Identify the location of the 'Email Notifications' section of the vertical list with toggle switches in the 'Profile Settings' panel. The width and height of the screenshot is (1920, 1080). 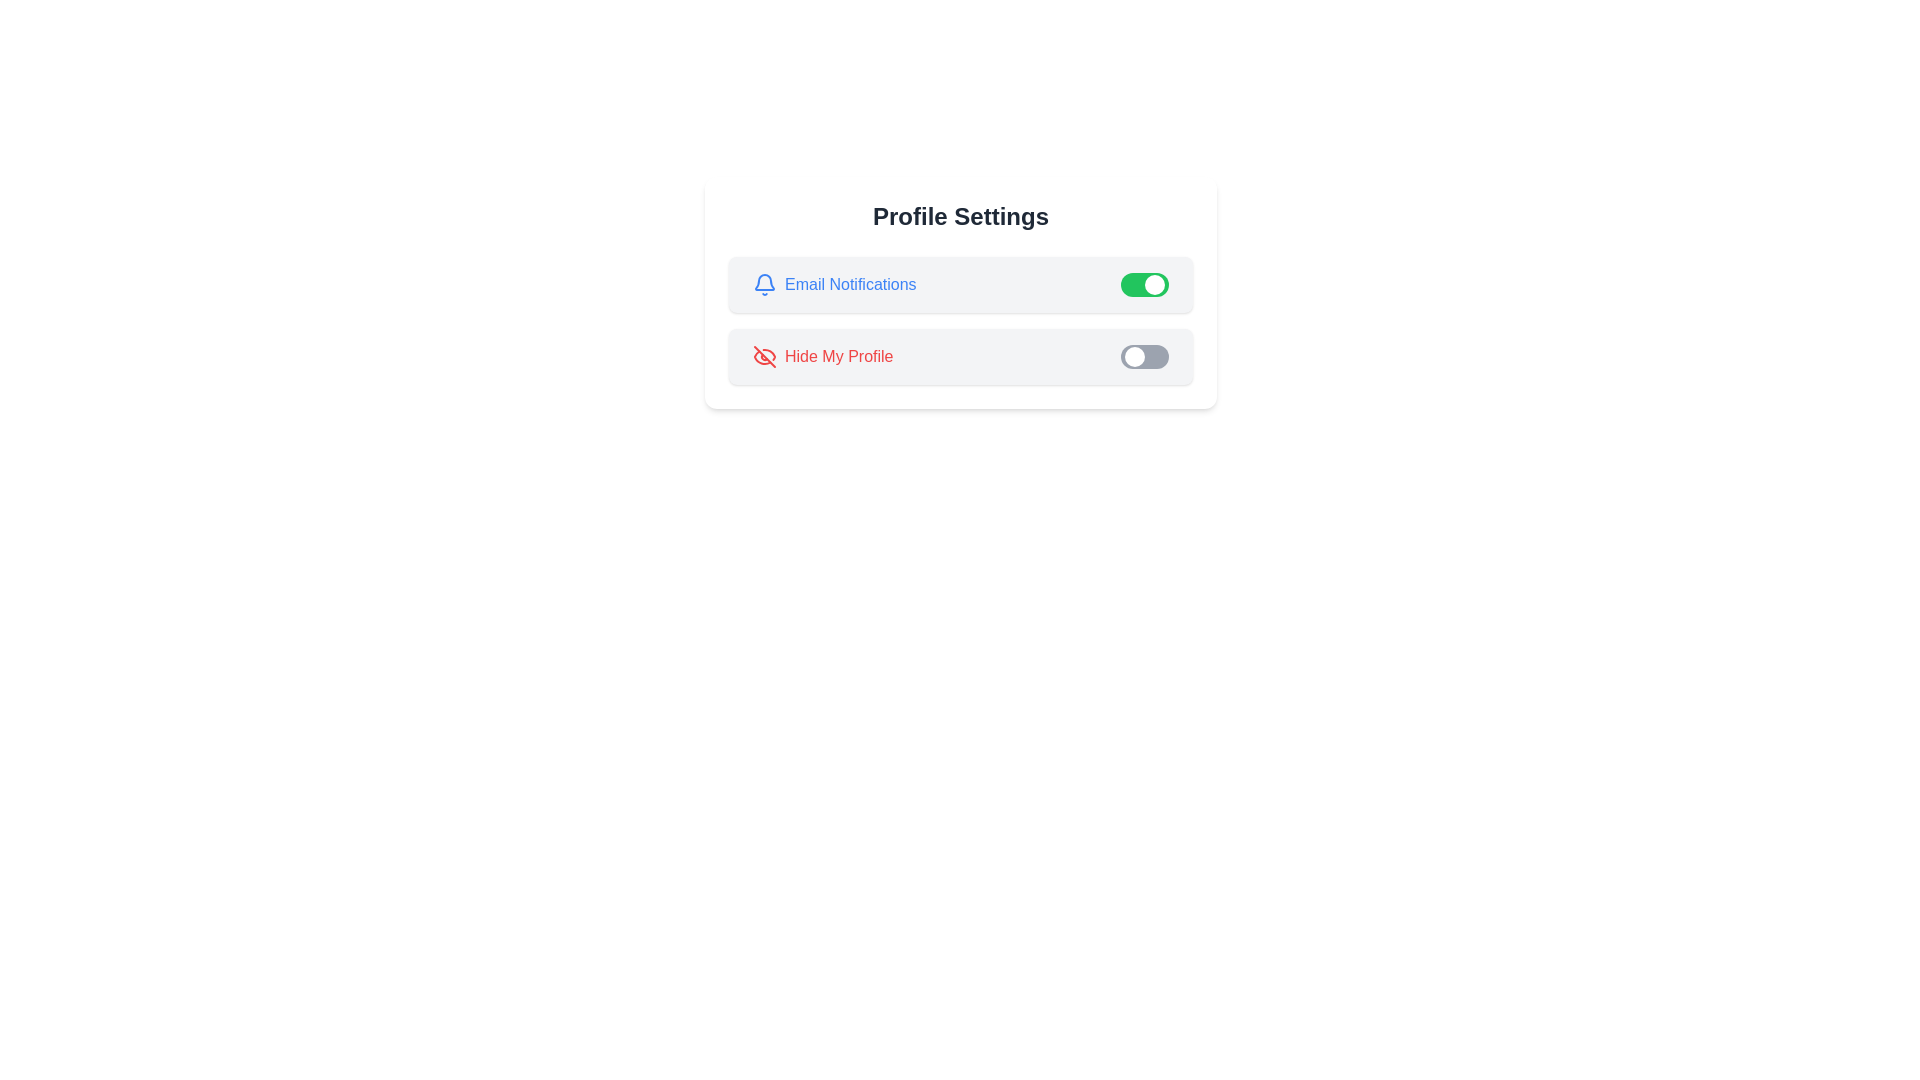
(960, 319).